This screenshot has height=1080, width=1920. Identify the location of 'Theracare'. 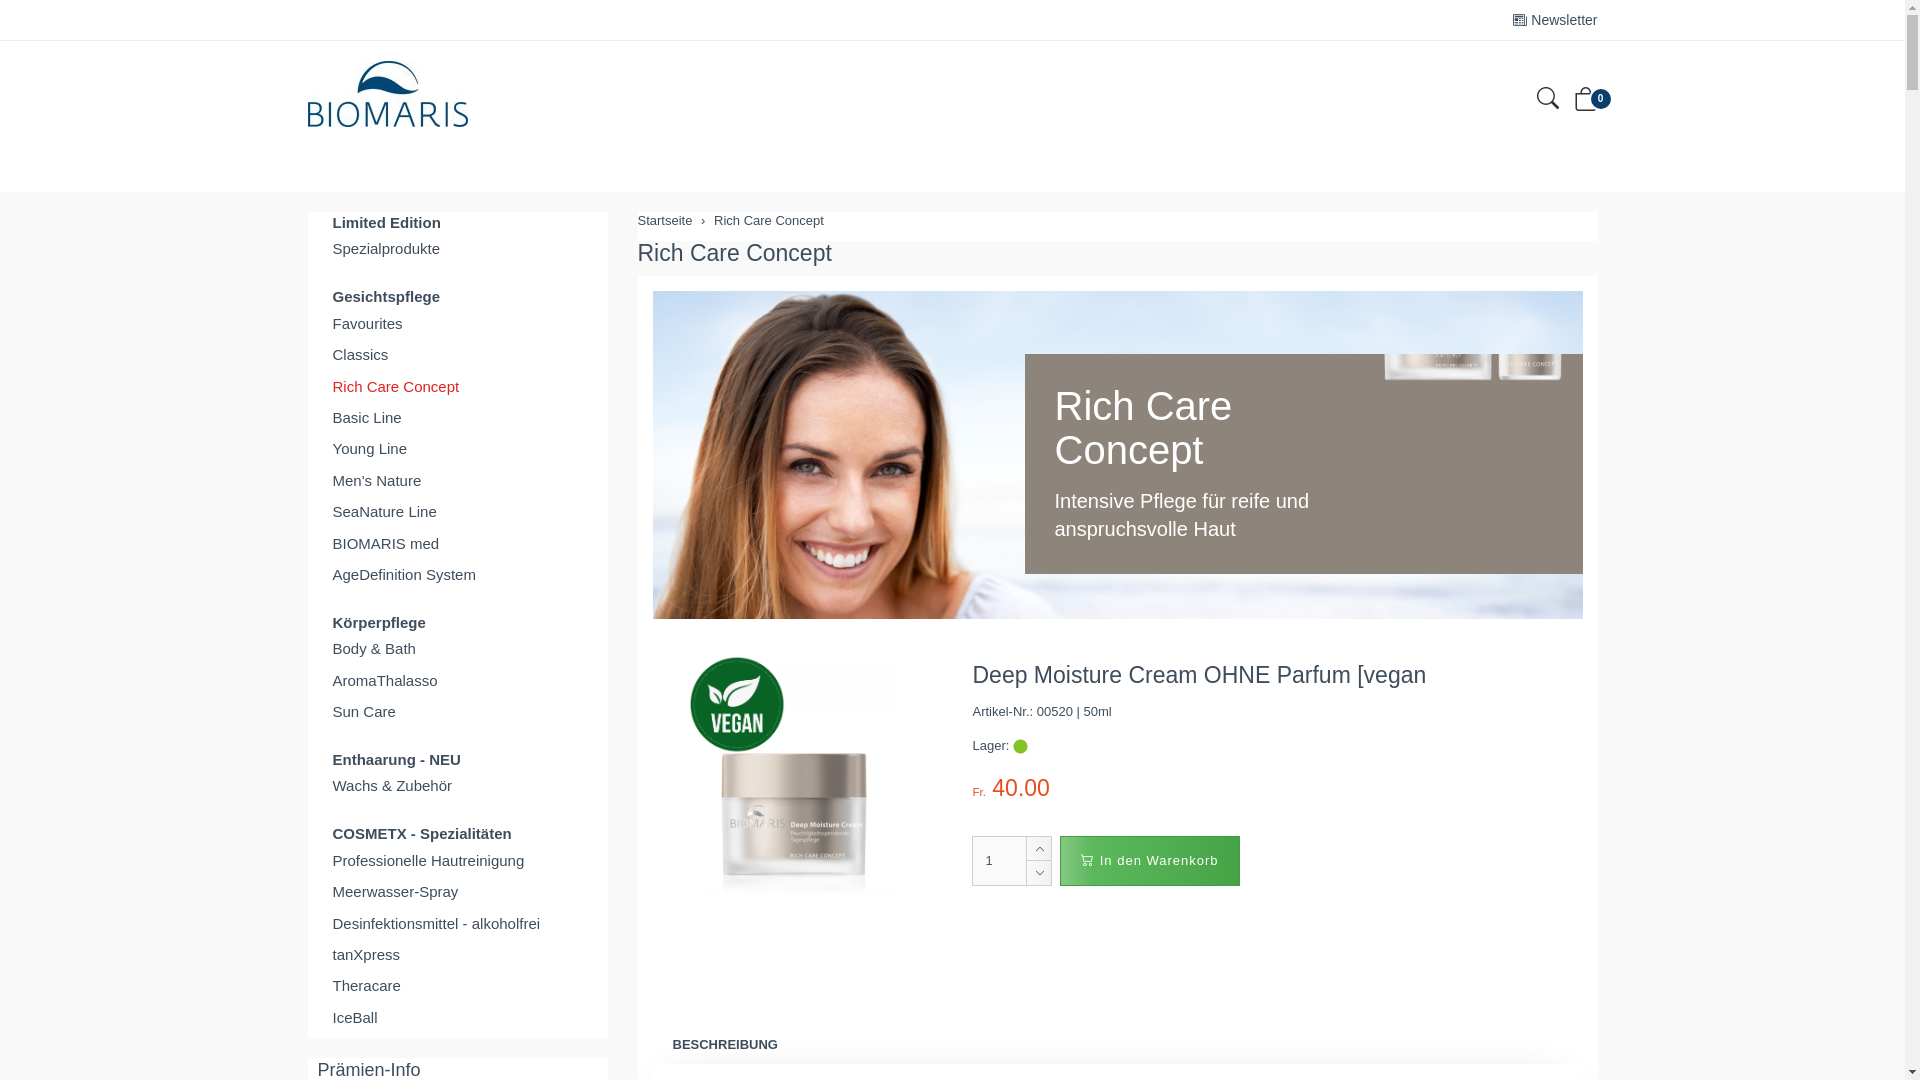
(456, 984).